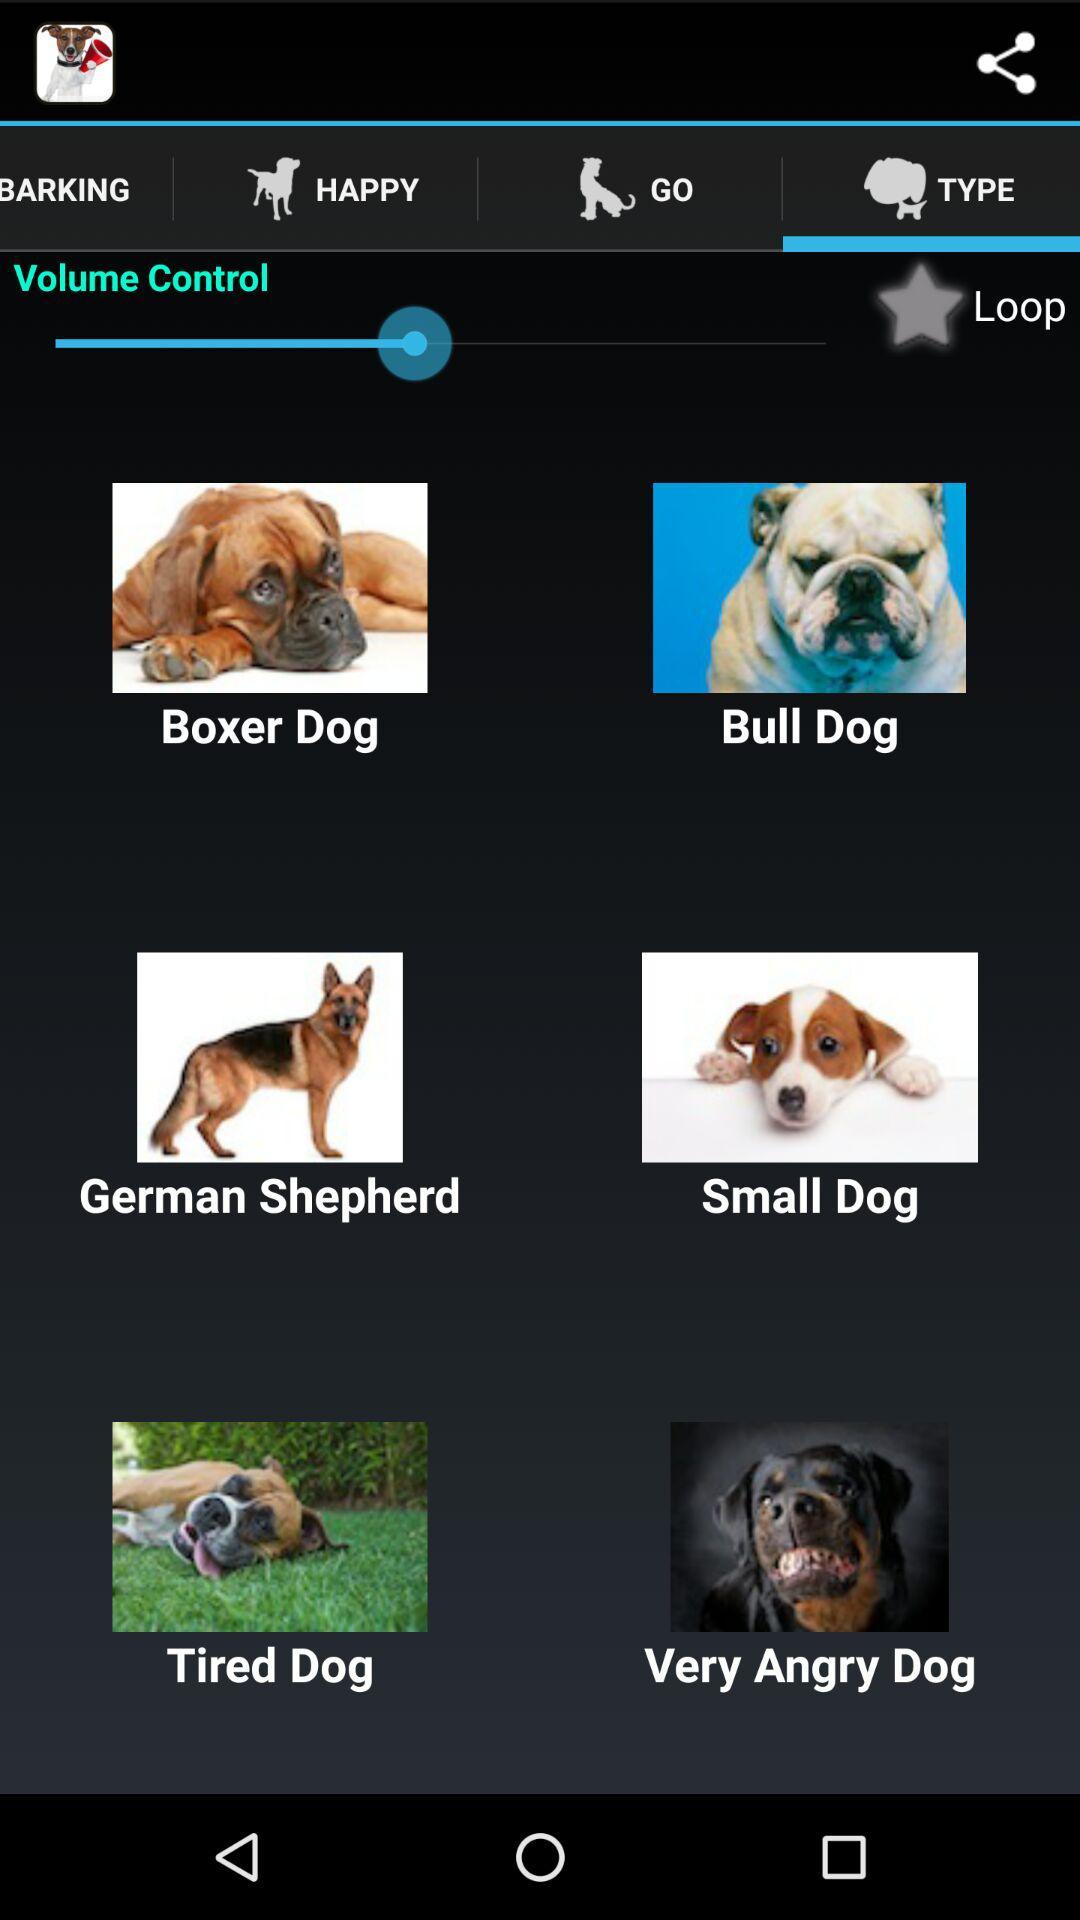 This screenshot has width=1080, height=1920. Describe the element at coordinates (966, 303) in the screenshot. I see `the loop icon` at that location.